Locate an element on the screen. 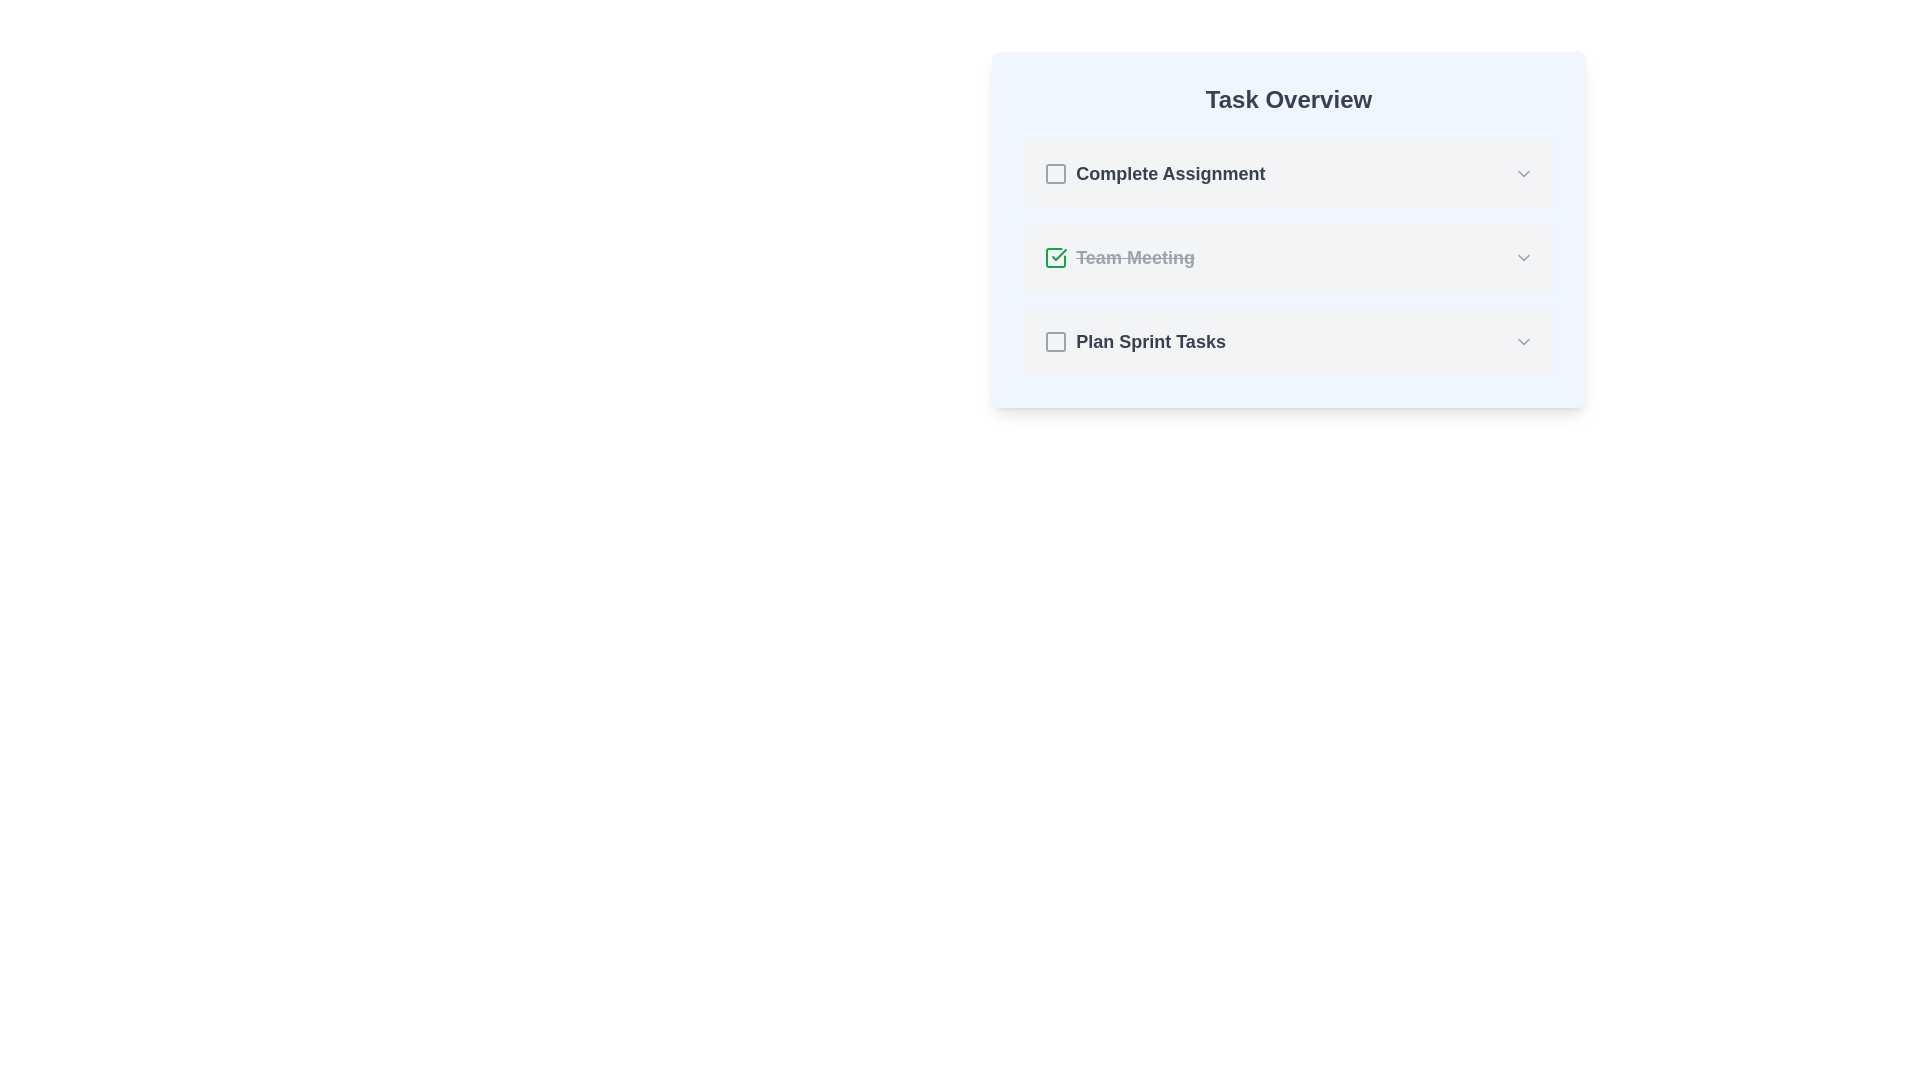  the green checkmark icon within a square indicating a completed task, located to the left of the text 'Team Meeting' in the 'Task Overview' list is located at coordinates (1055, 257).